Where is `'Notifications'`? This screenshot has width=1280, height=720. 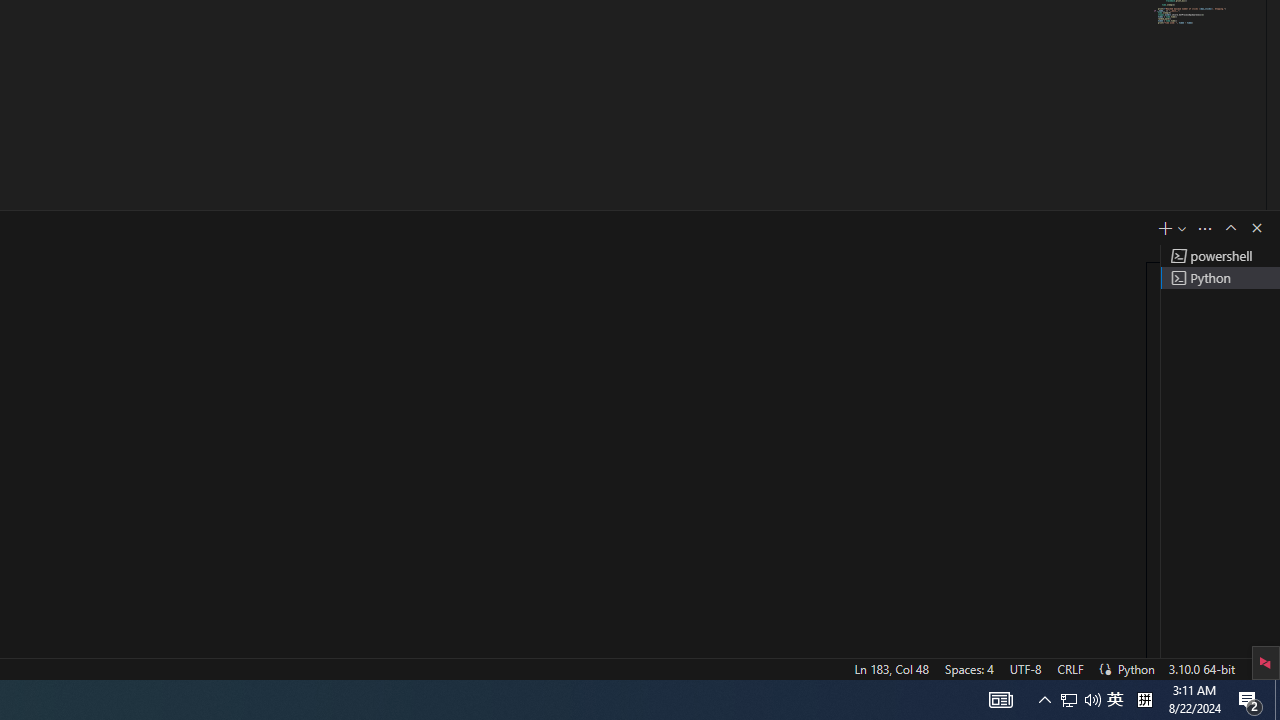 'Notifications' is located at coordinates (1256, 668).